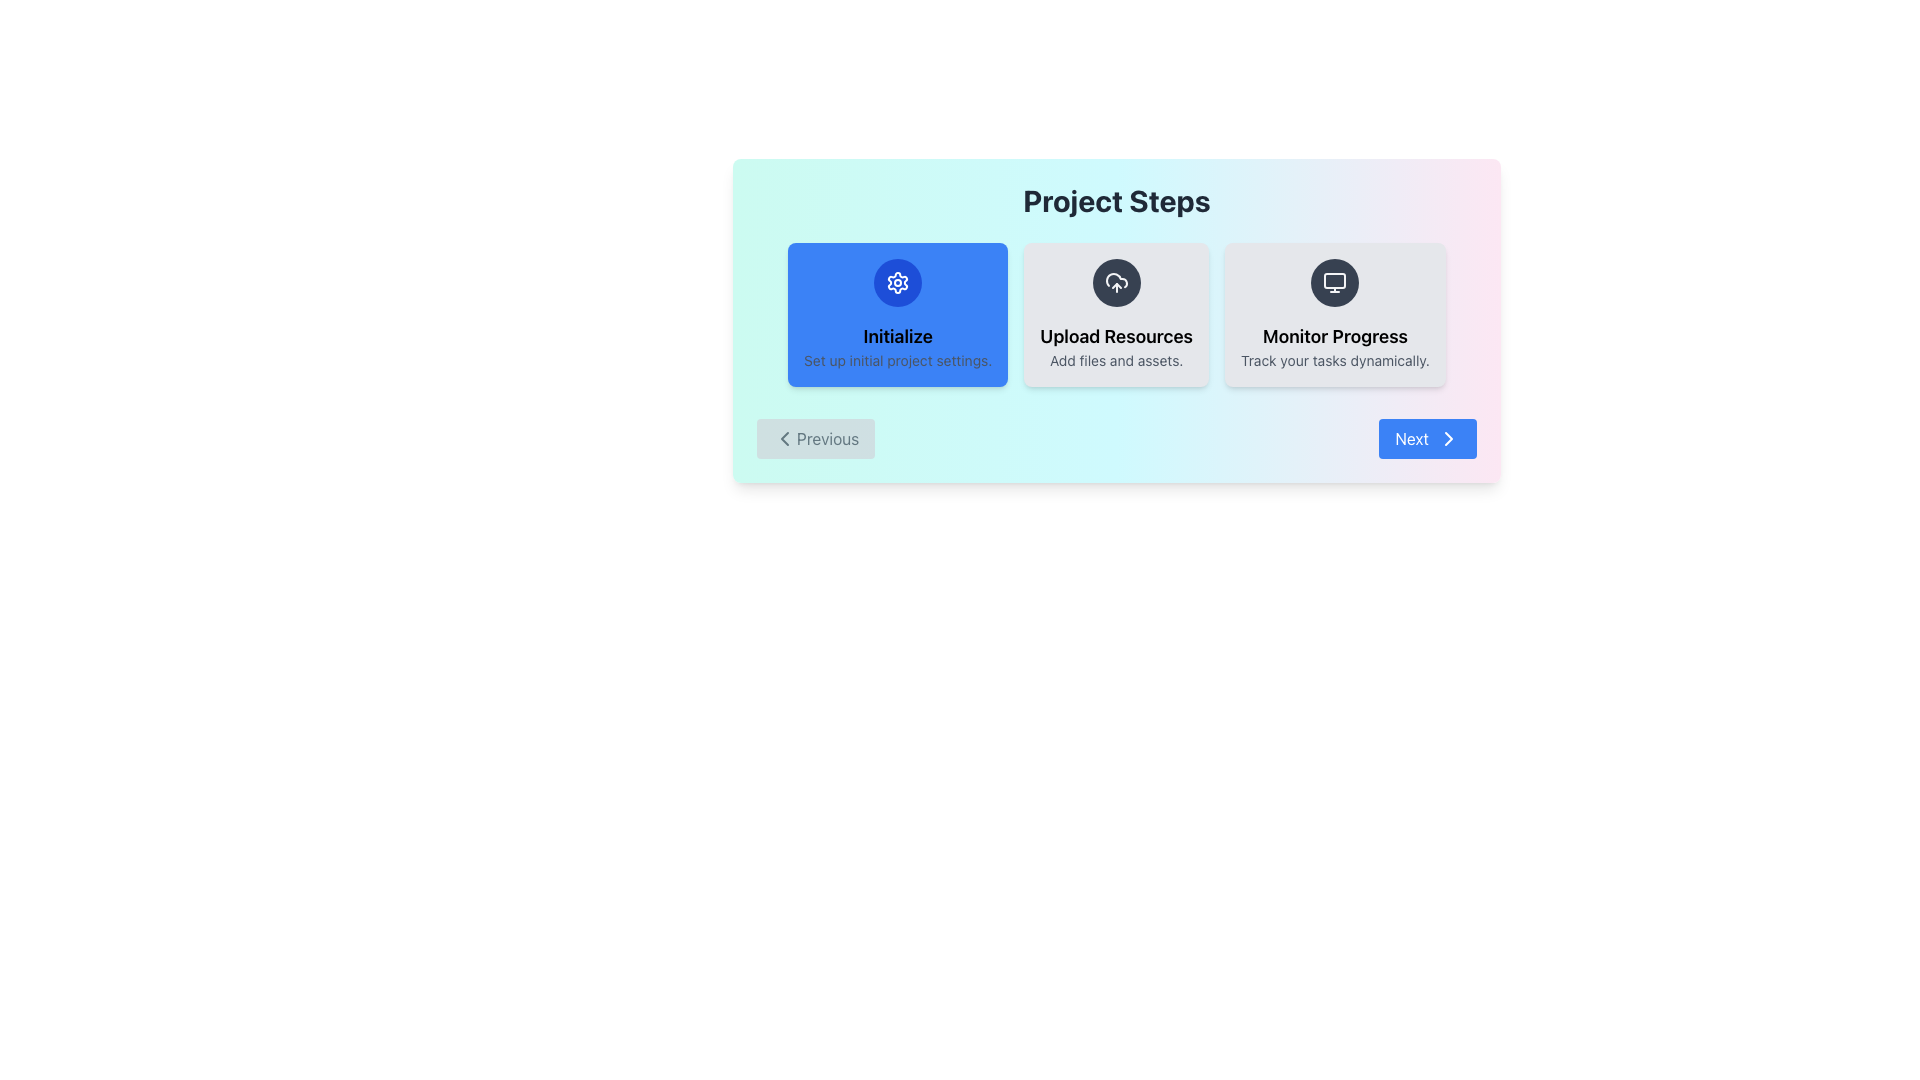 The width and height of the screenshot is (1920, 1080). Describe the element at coordinates (1335, 282) in the screenshot. I see `the SVG icon resembling a computer monitor, which is centered within a dark gray circular background, located in the third card under the text 'Monitor Progress'` at that location.